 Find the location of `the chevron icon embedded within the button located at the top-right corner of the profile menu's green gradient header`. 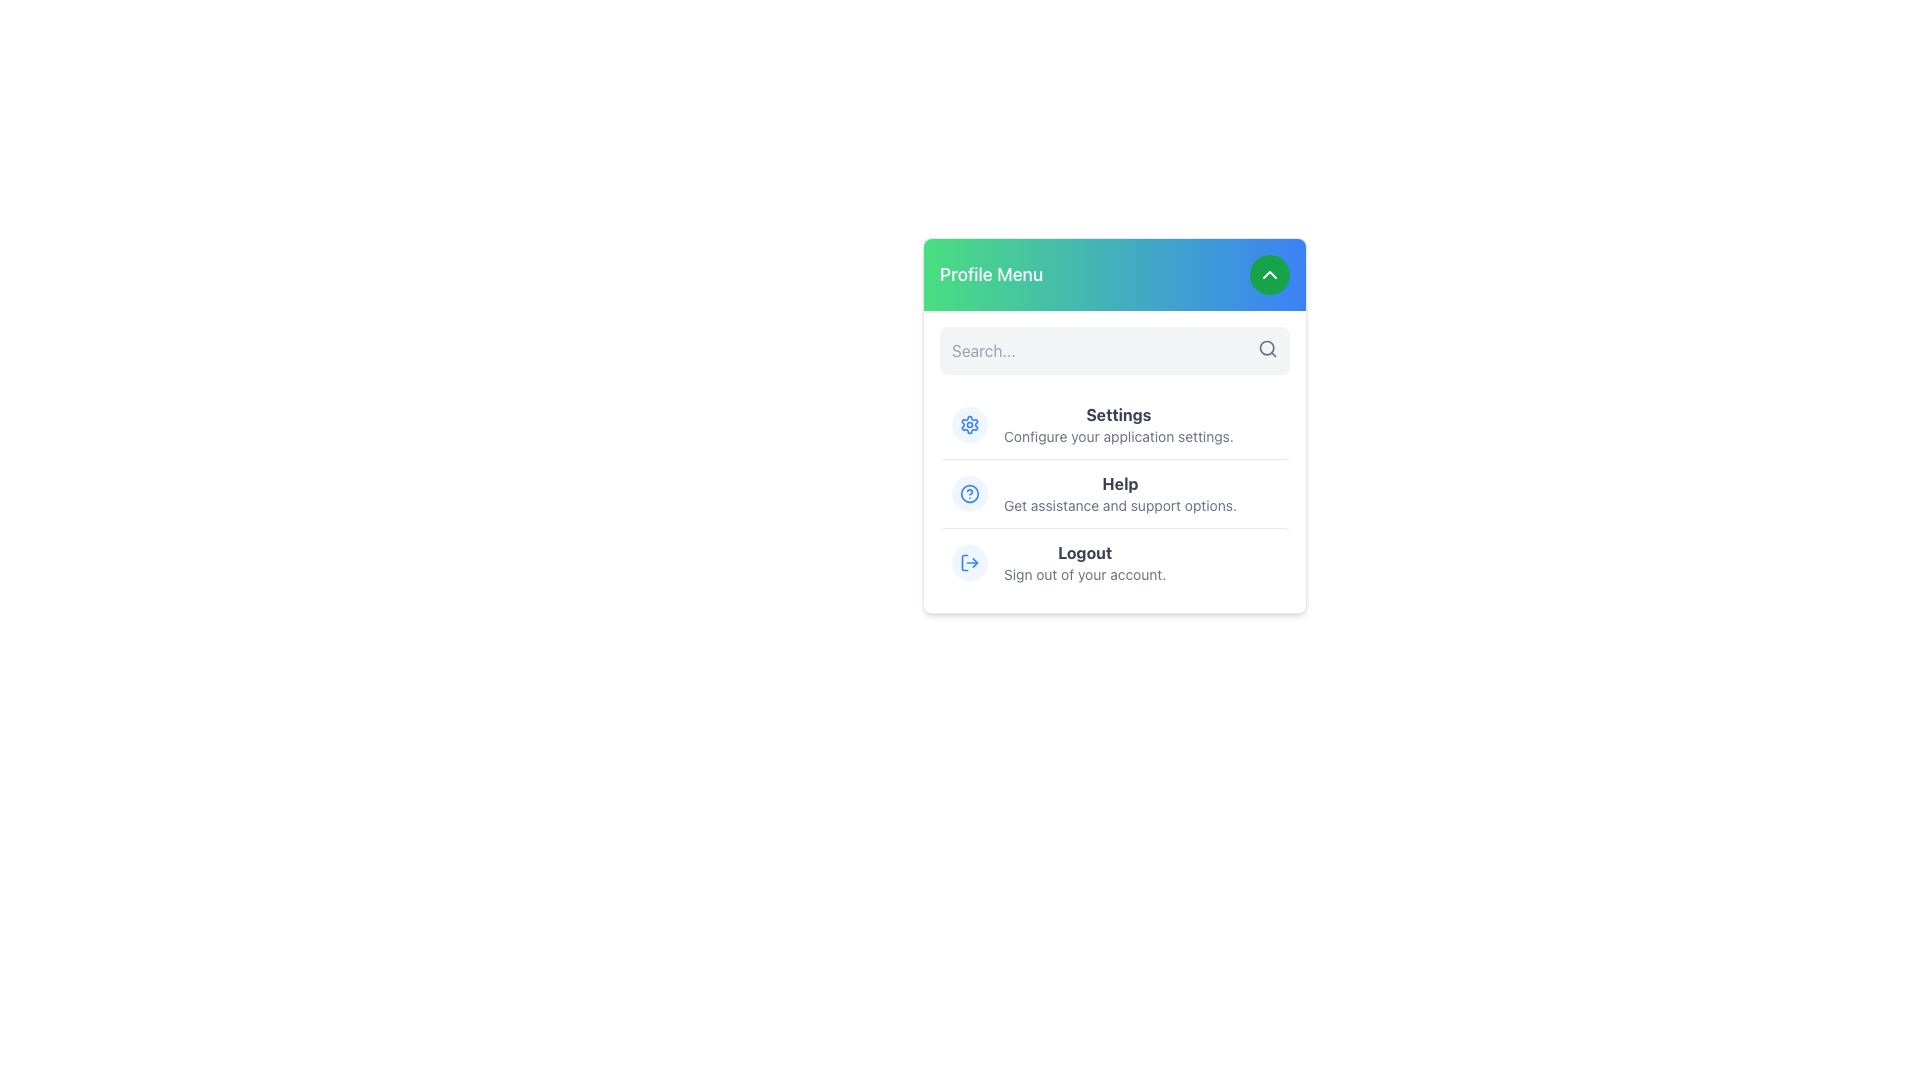

the chevron icon embedded within the button located at the top-right corner of the profile menu's green gradient header is located at coordinates (1269, 274).